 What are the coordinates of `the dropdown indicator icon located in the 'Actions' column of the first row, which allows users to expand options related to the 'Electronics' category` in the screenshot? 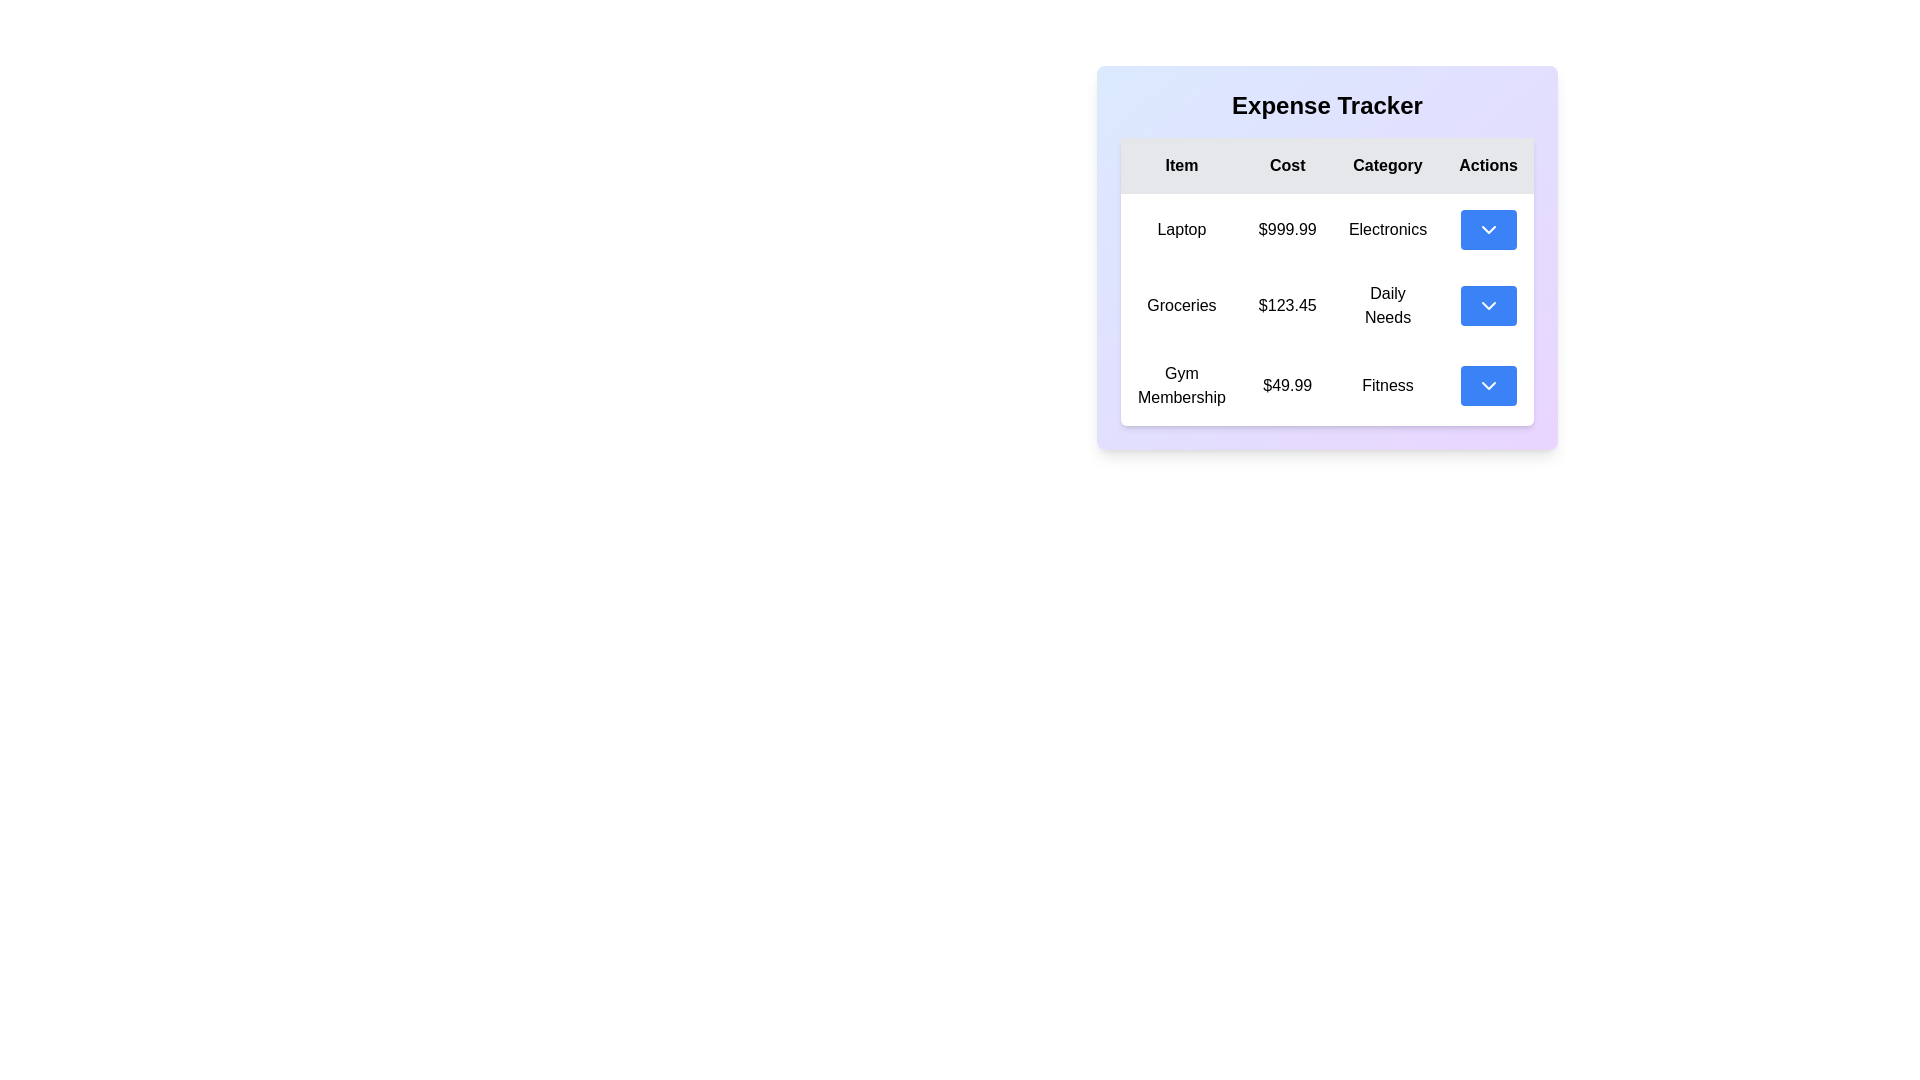 It's located at (1488, 229).